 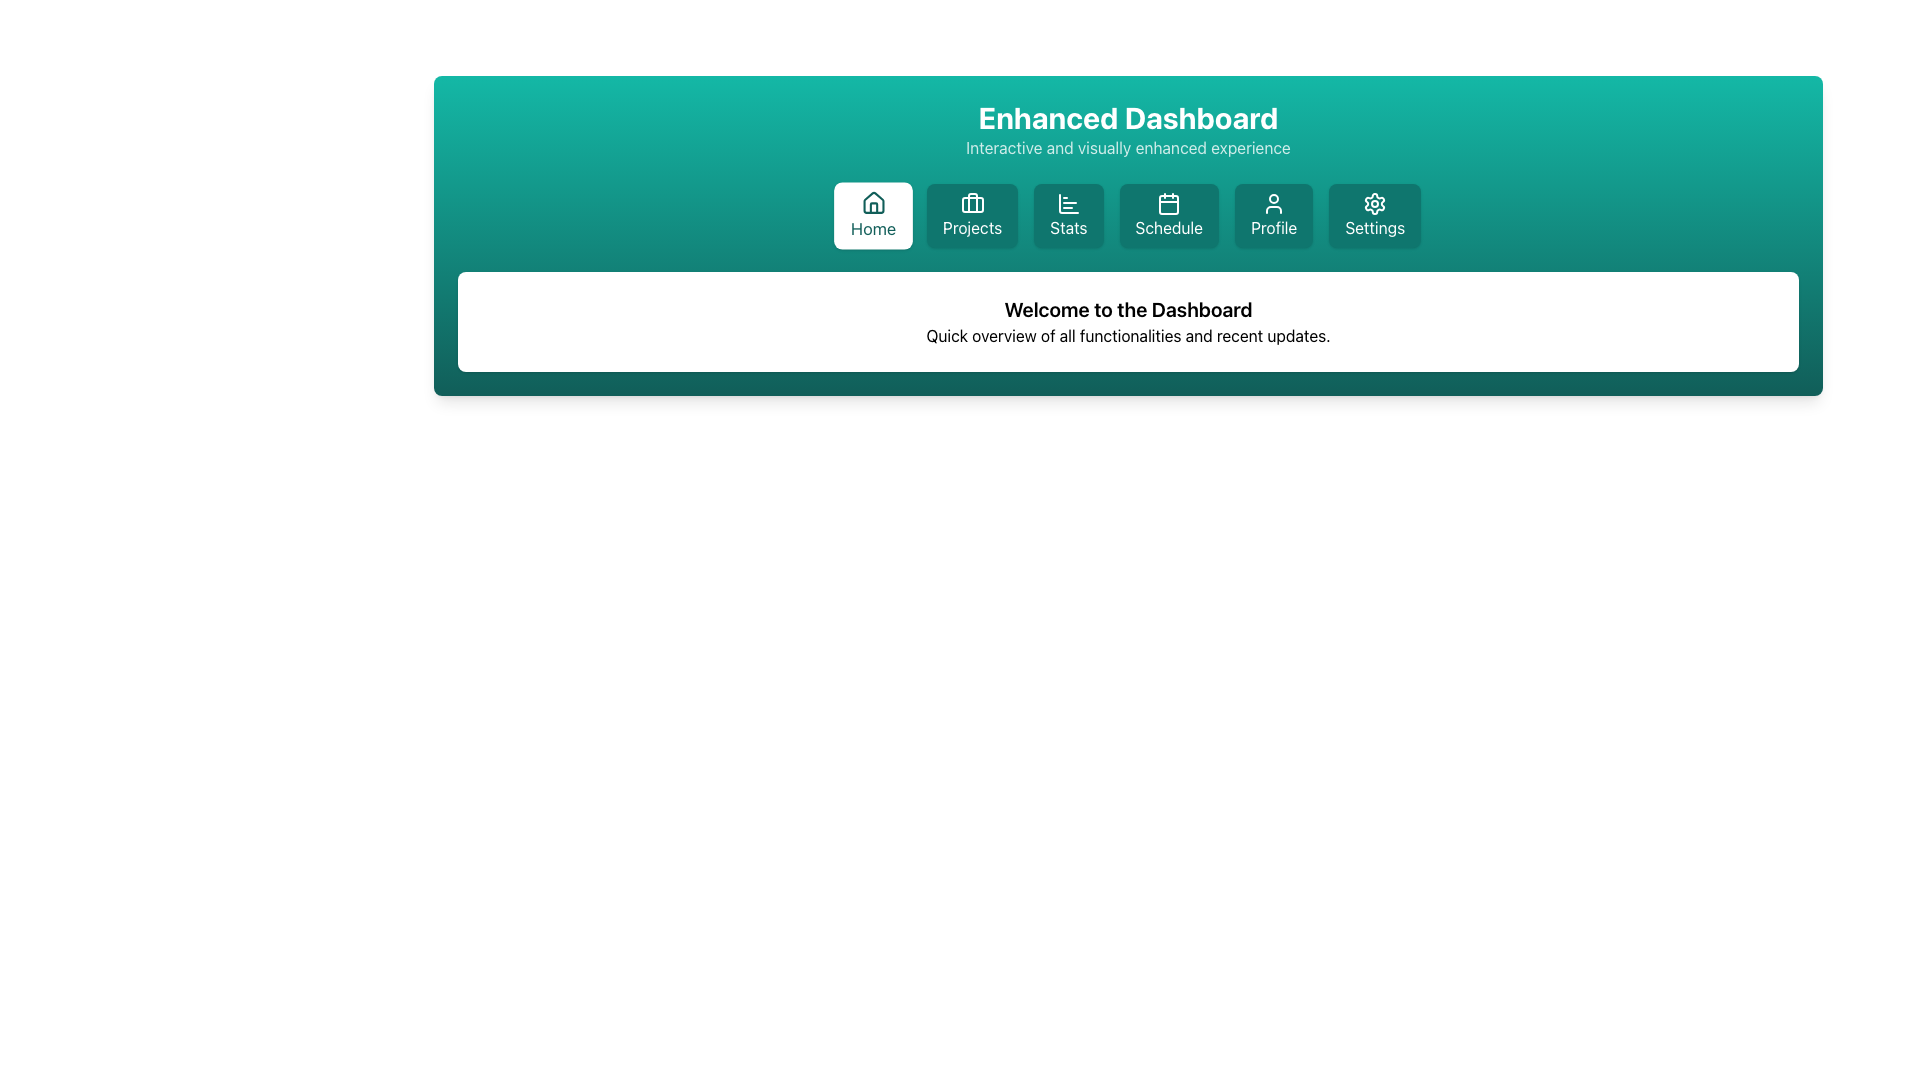 I want to click on the settings button that contains a gear-shaped icon styled with a white outline on a teal background, located at the top right of the menu bar, so click(x=1374, y=204).